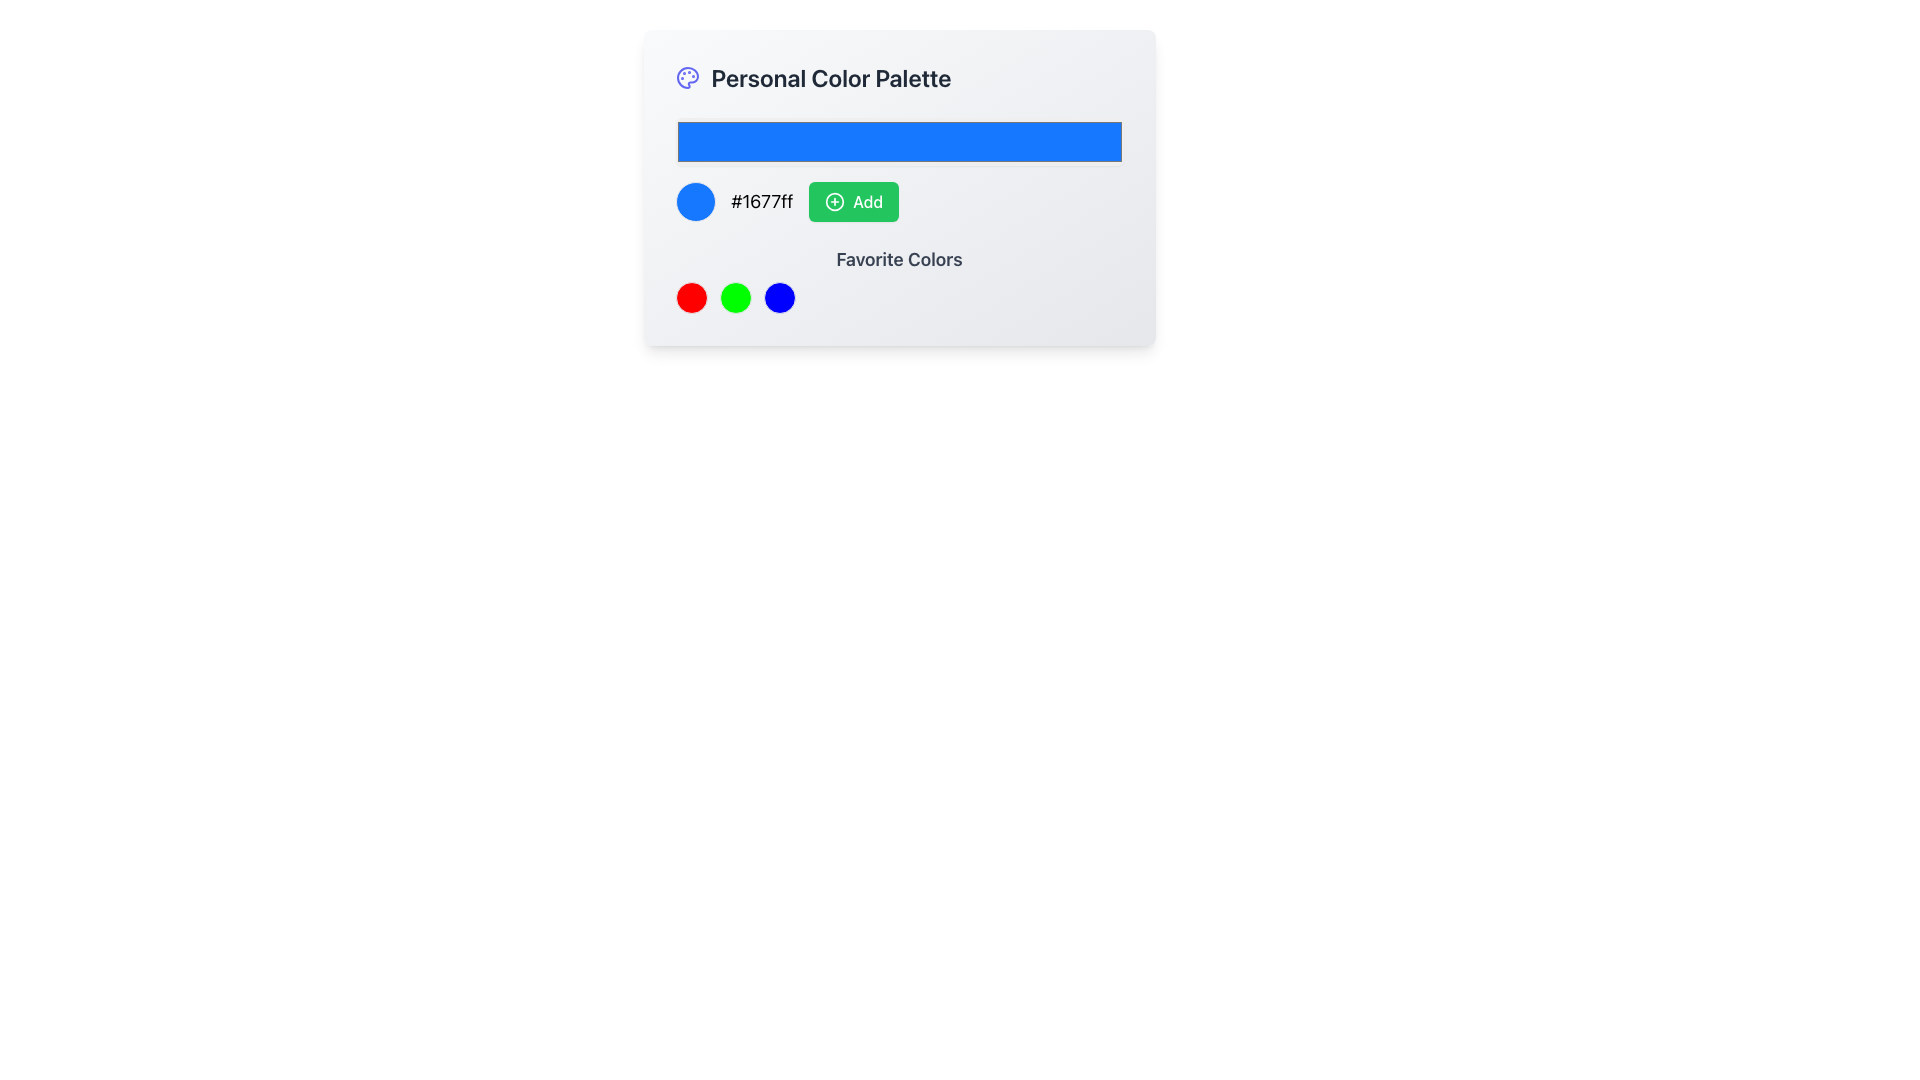  Describe the element at coordinates (687, 76) in the screenshot. I see `the painter's palette icon, which is vibrant indigo and located to the far left of the 'Personal Color Palette' header` at that location.